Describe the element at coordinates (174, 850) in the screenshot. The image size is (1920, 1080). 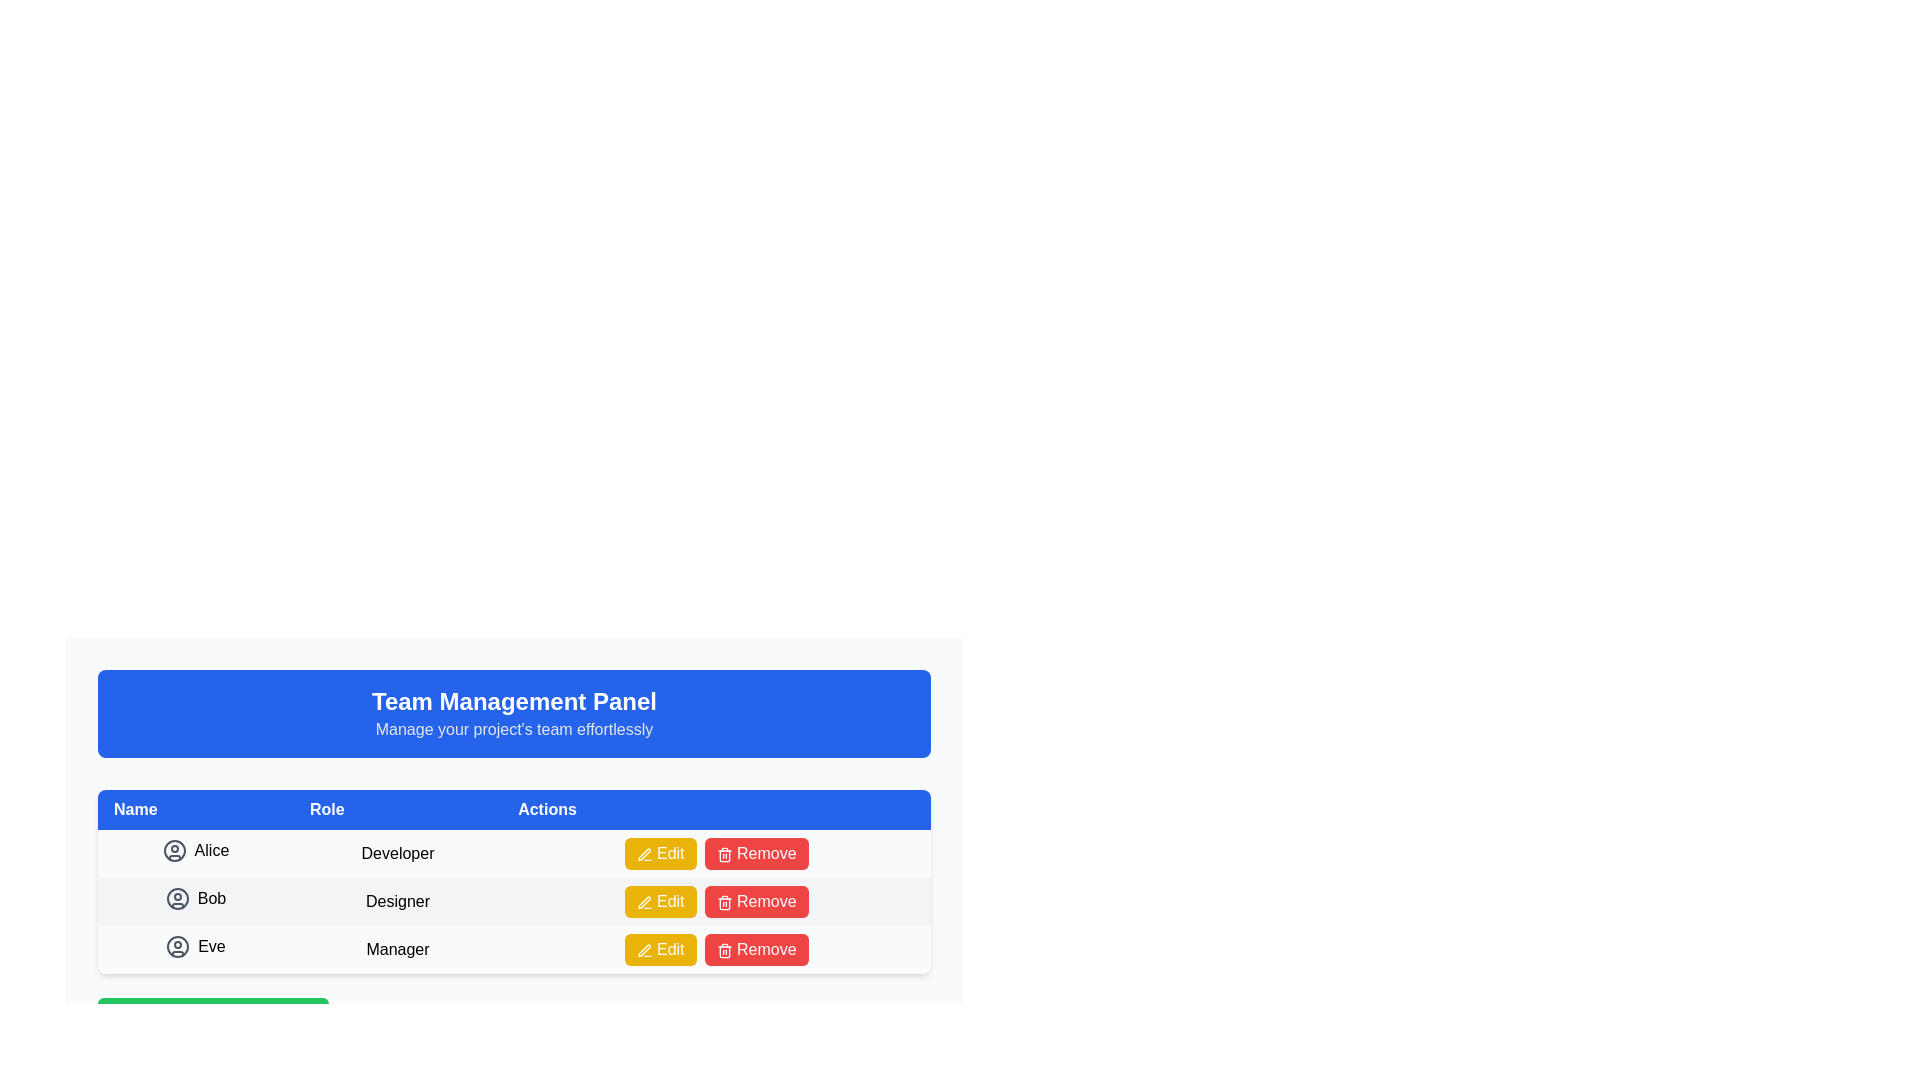
I see `the SVG circle element that visually represents the boundary of the user icon for 'Alice', located in the first row under the 'Name' column of the 'Team Management Panel' table` at that location.